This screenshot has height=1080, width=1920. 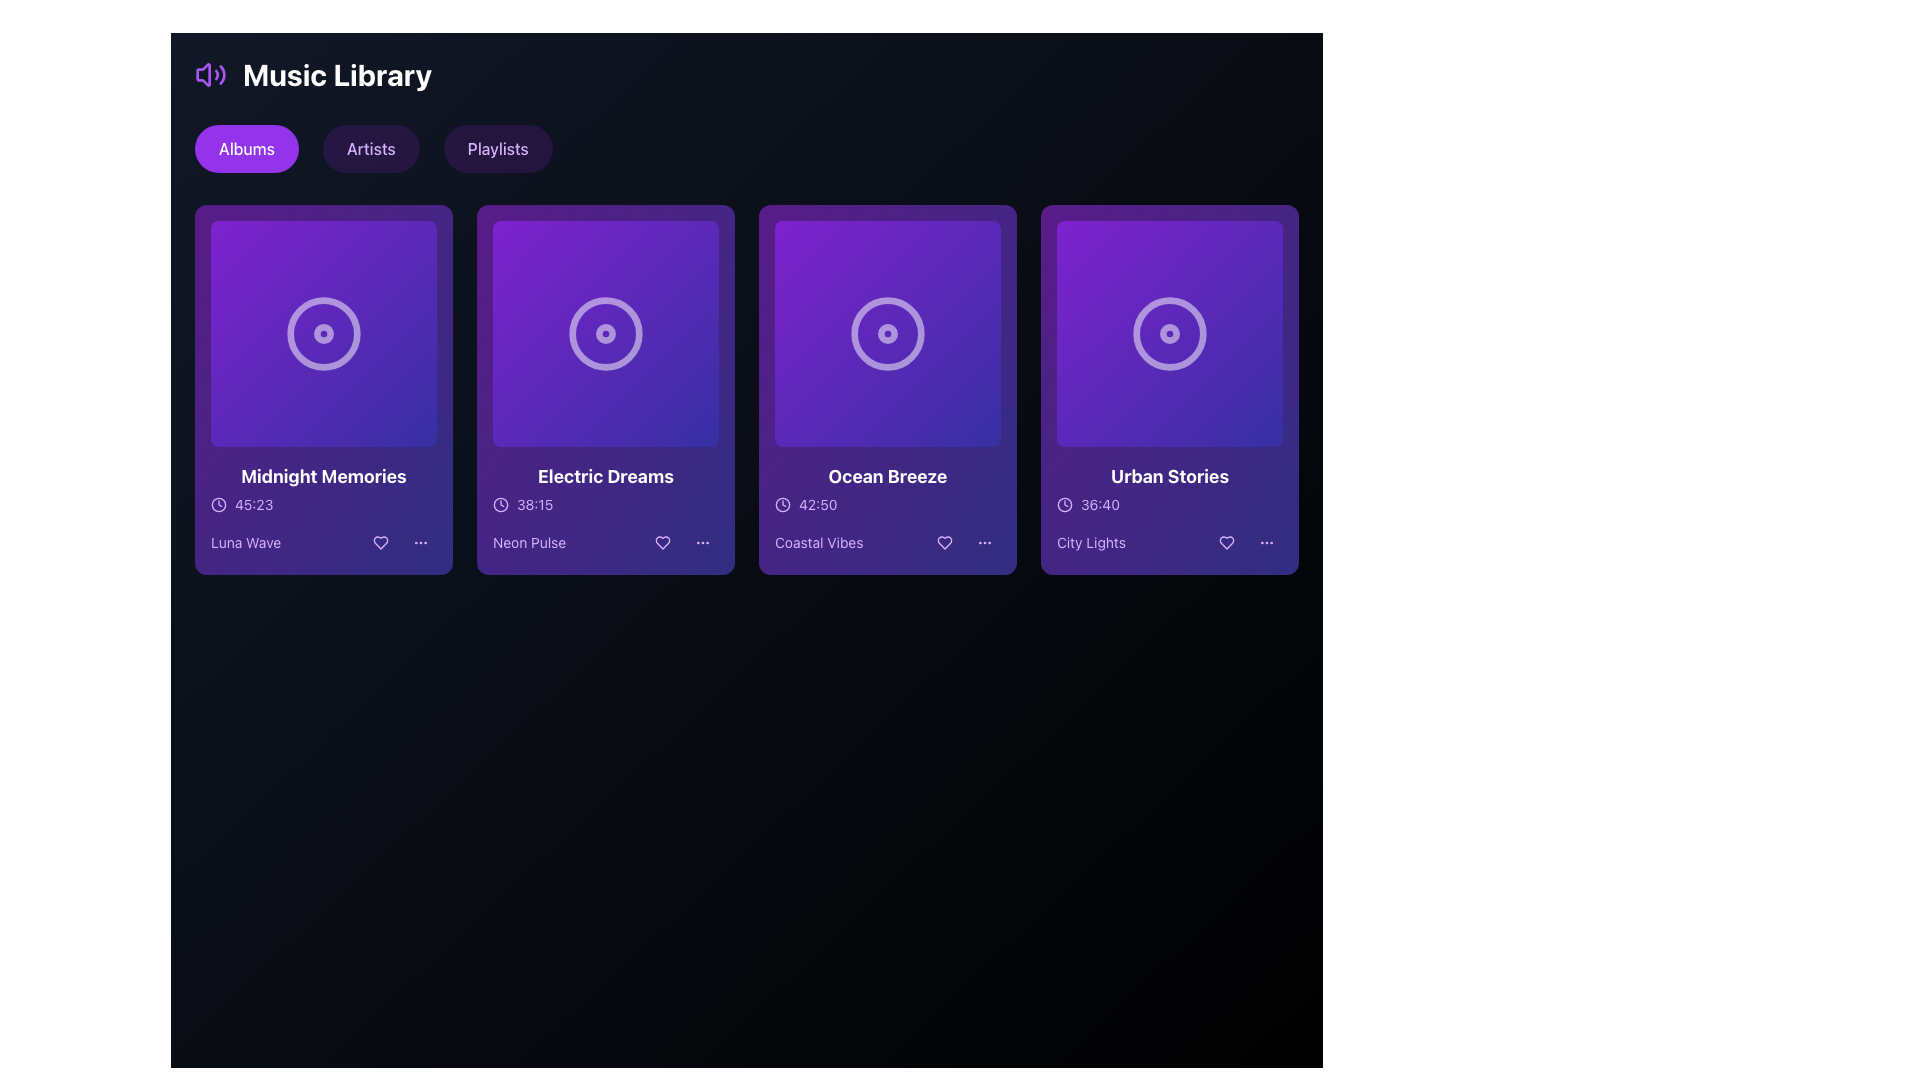 I want to click on the text label displaying 'Ocean Breeze', which is prominently located within the third card of the Music Library interface, so click(x=887, y=477).